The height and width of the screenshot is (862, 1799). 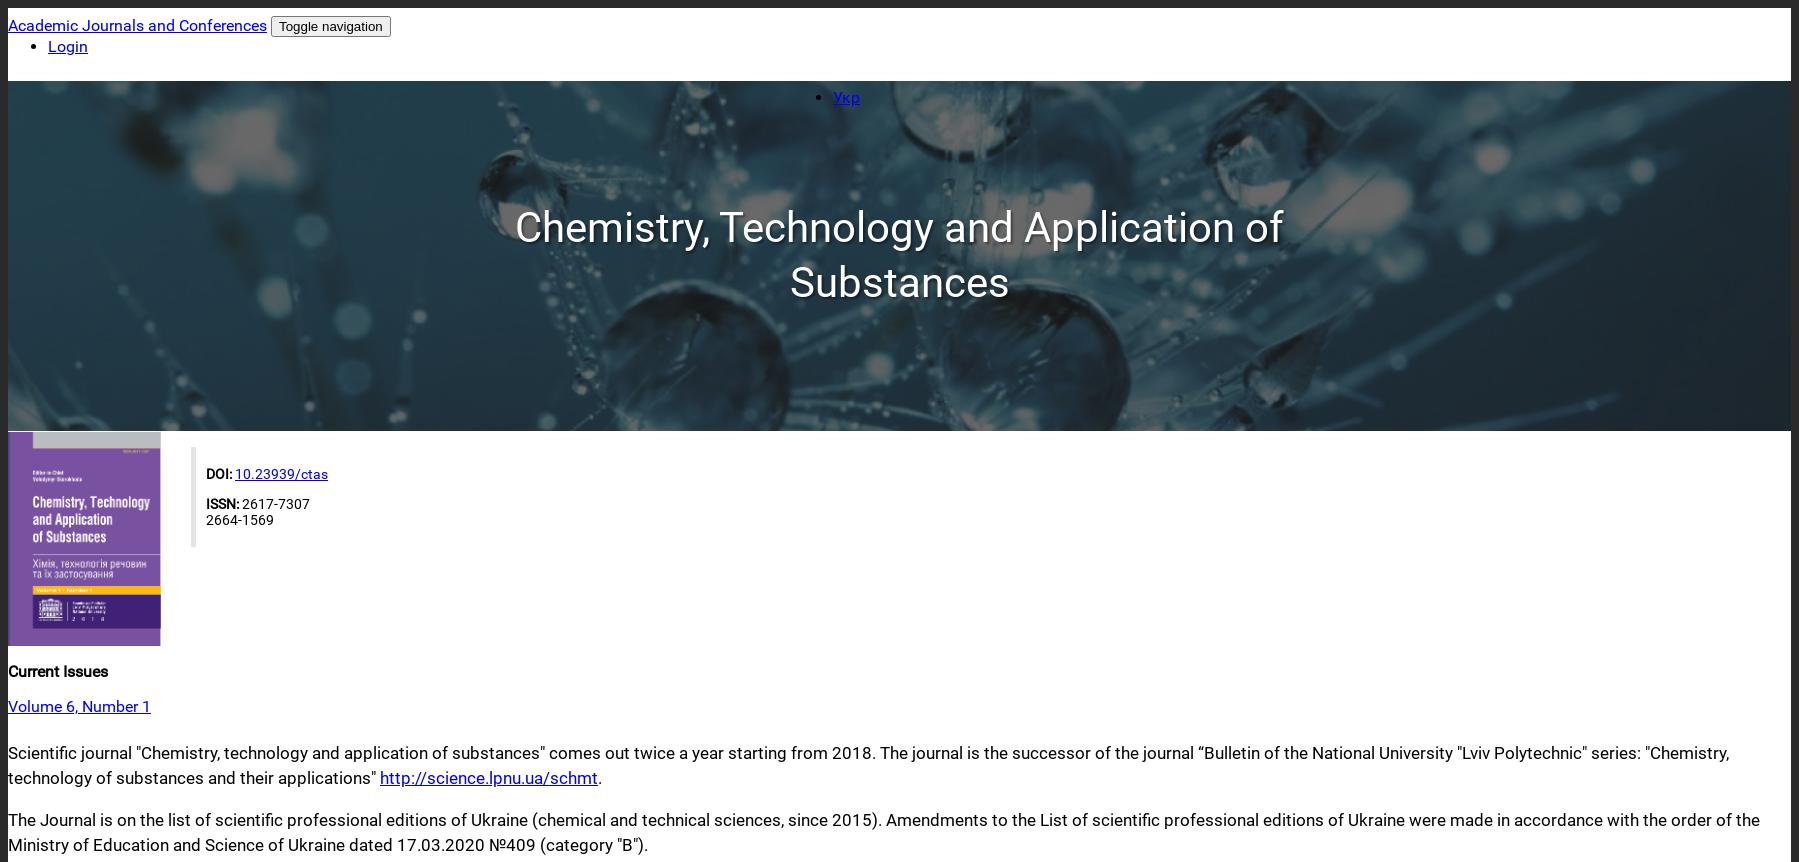 What do you see at coordinates (898, 253) in the screenshot?
I see `'Chemistry, Technology and Application of Substances'` at bounding box center [898, 253].